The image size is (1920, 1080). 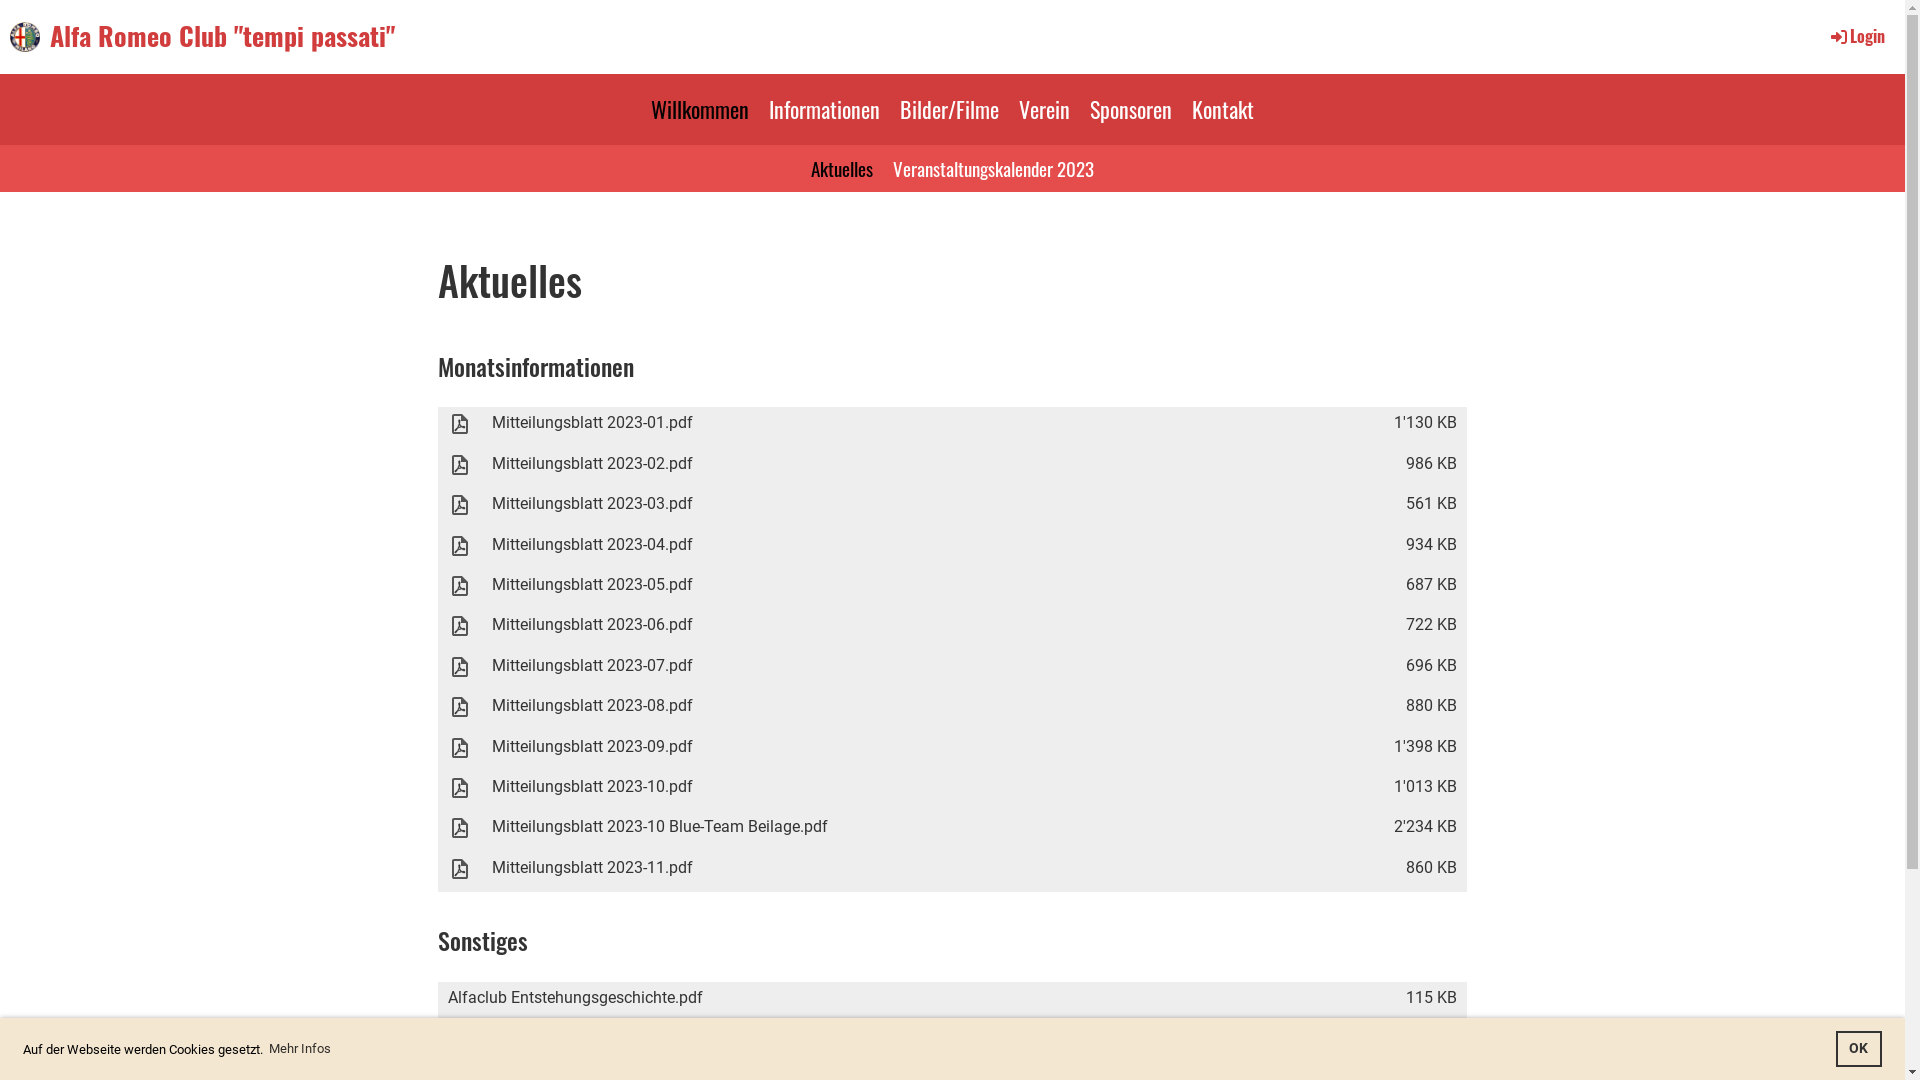 What do you see at coordinates (1181, 109) in the screenshot?
I see `'Kontakt'` at bounding box center [1181, 109].